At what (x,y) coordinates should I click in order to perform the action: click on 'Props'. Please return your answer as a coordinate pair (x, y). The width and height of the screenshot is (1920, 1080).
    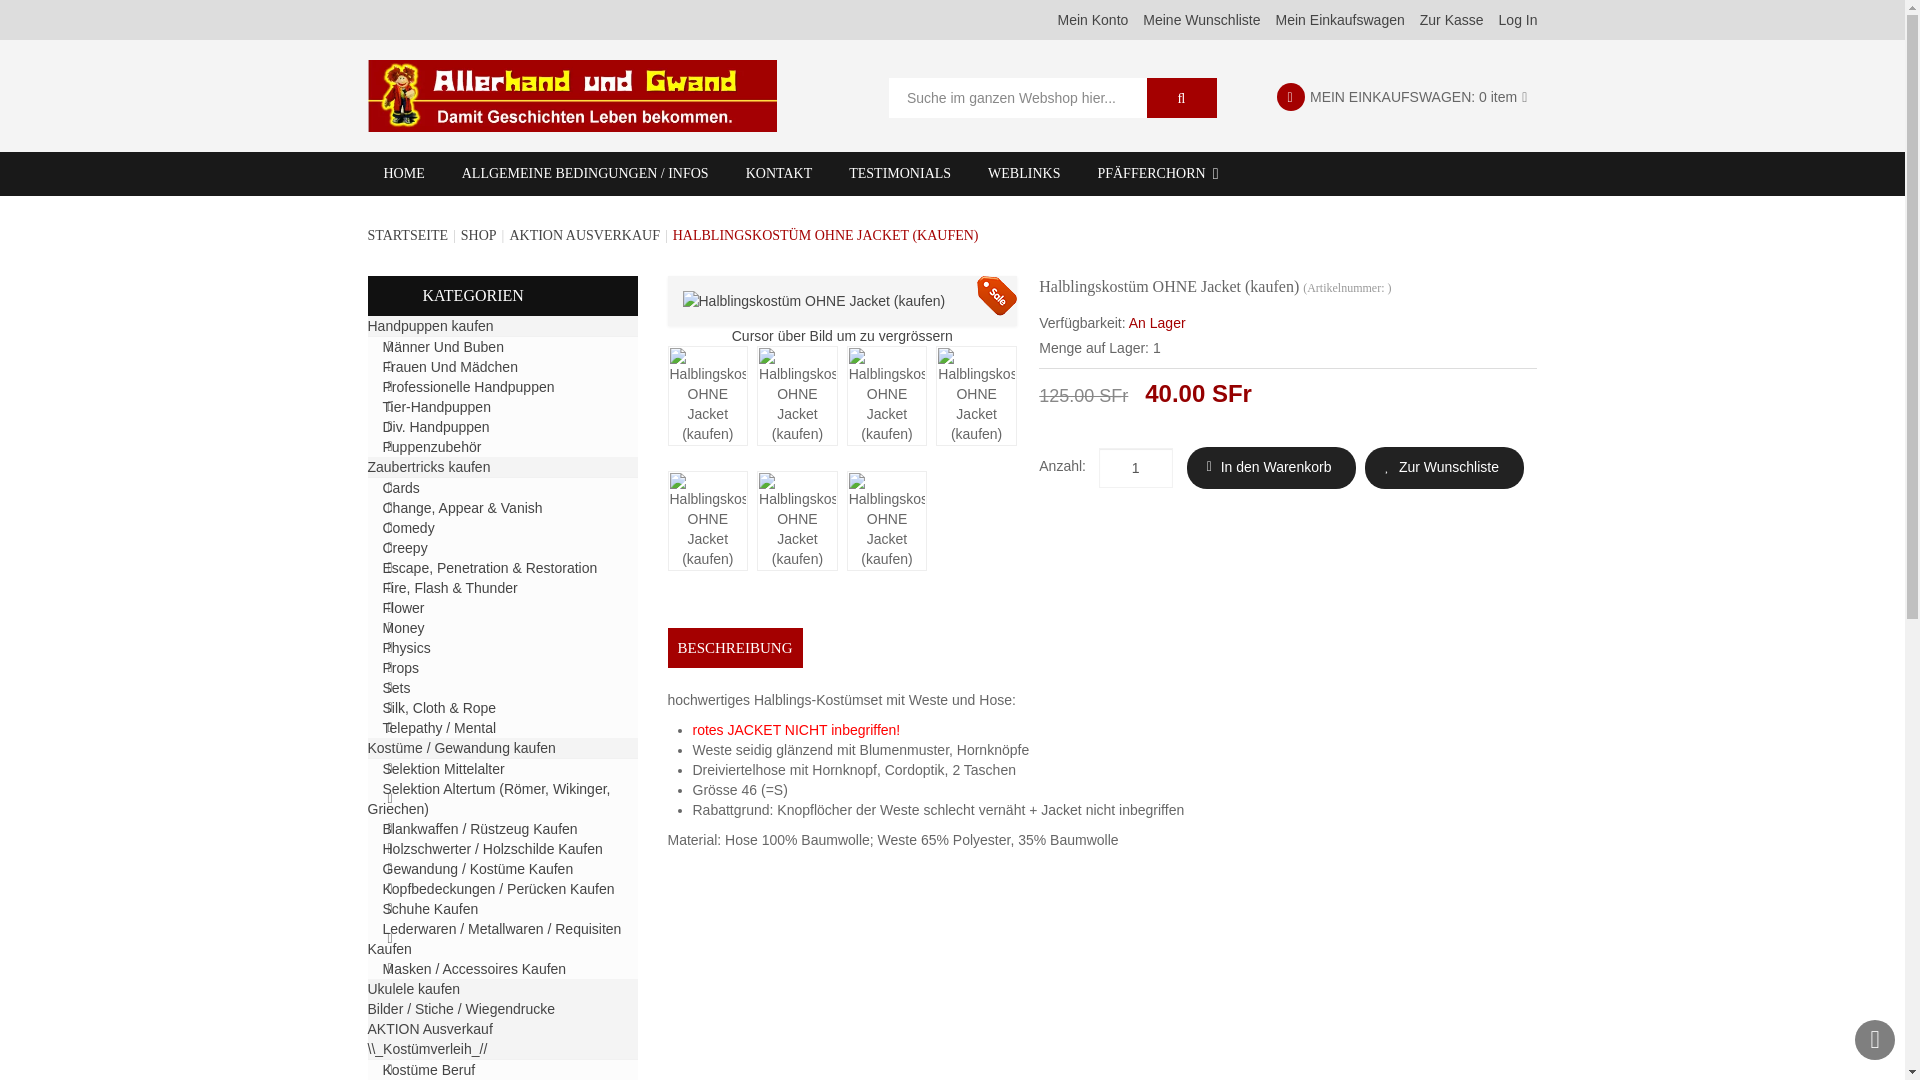
    Looking at the image, I should click on (400, 667).